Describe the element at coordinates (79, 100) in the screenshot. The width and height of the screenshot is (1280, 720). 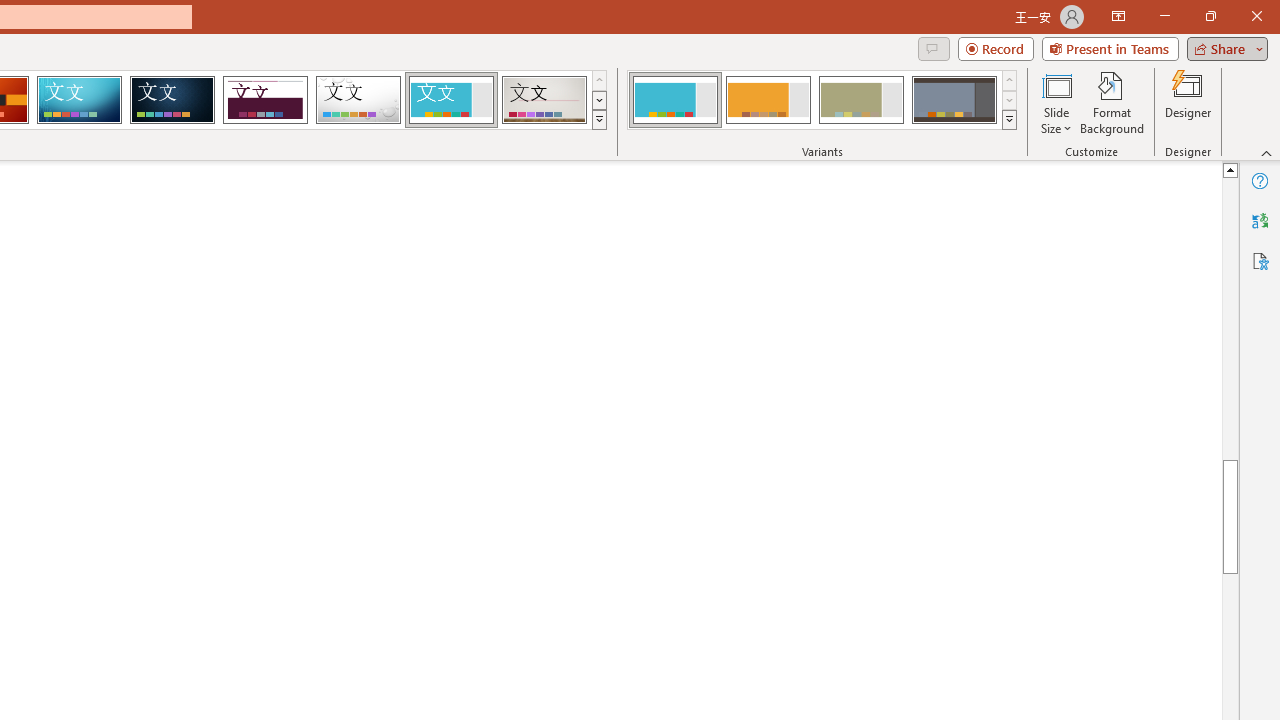
I see `'Circuit'` at that location.